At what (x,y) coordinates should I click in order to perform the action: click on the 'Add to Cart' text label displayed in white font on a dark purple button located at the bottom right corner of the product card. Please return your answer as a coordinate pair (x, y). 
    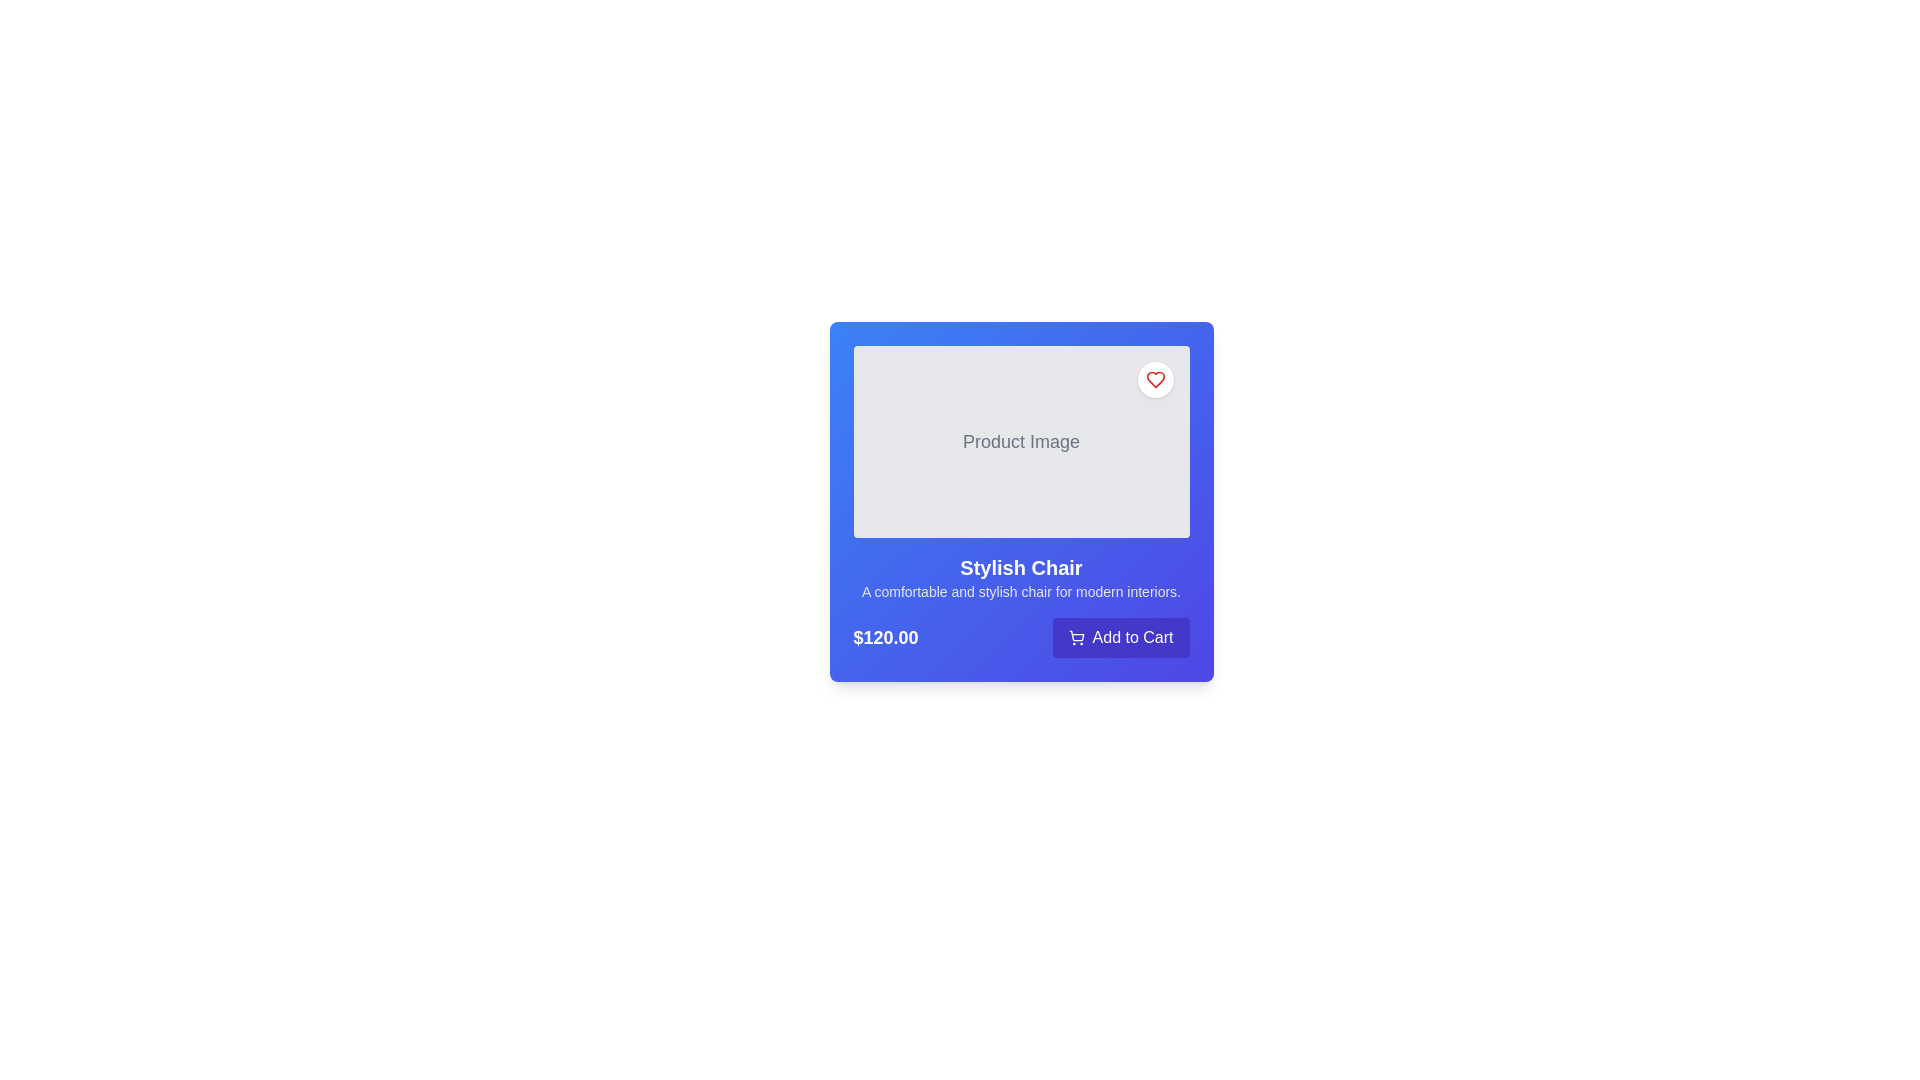
    Looking at the image, I should click on (1132, 637).